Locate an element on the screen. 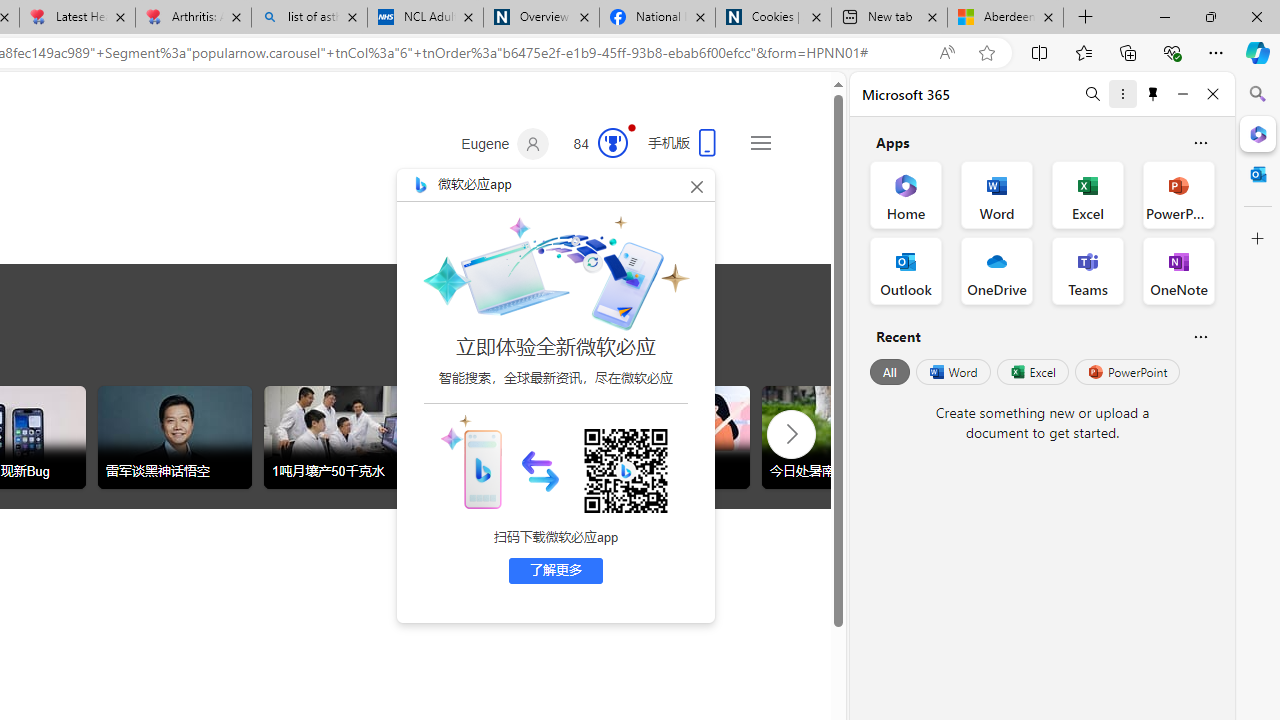  'AutomationID: tob_right_arrow' is located at coordinates (790, 432).